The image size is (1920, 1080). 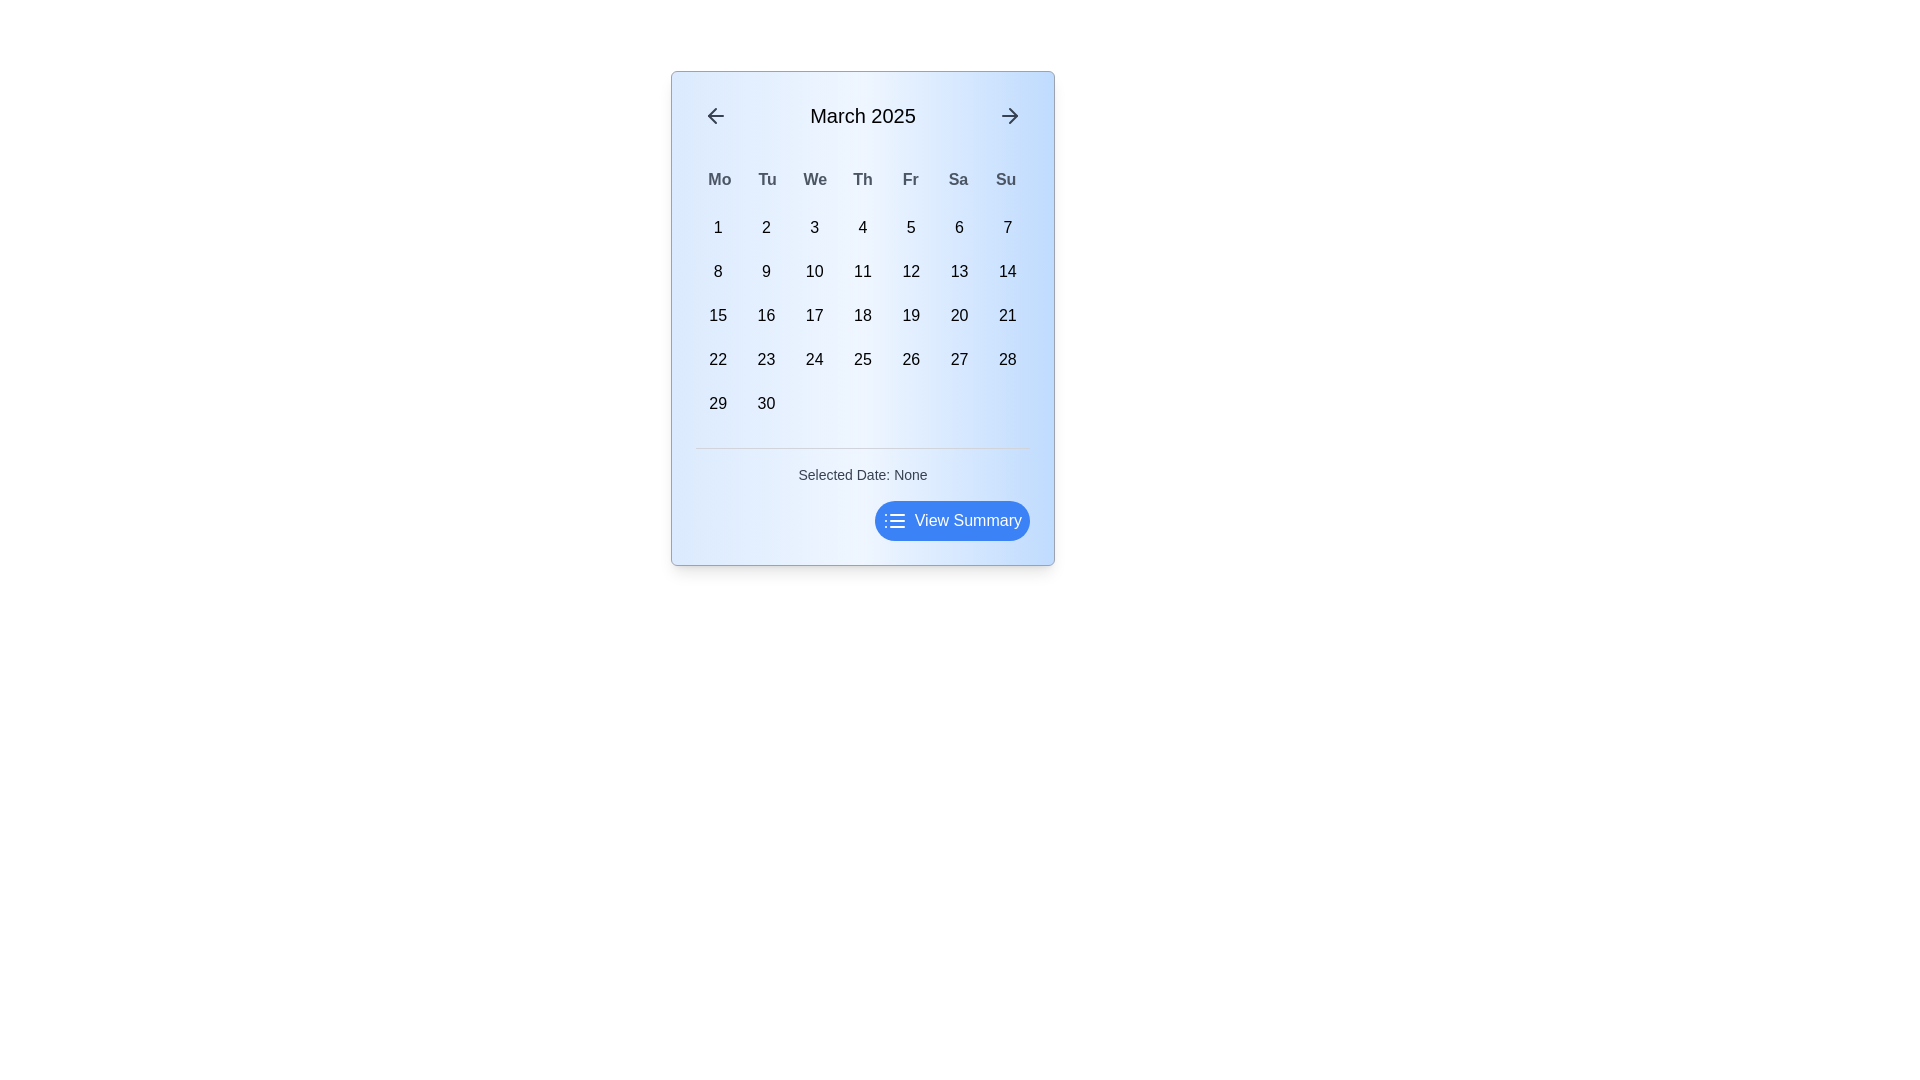 I want to click on the circular button displaying '14' in a calendar grid layout, so click(x=1007, y=272).